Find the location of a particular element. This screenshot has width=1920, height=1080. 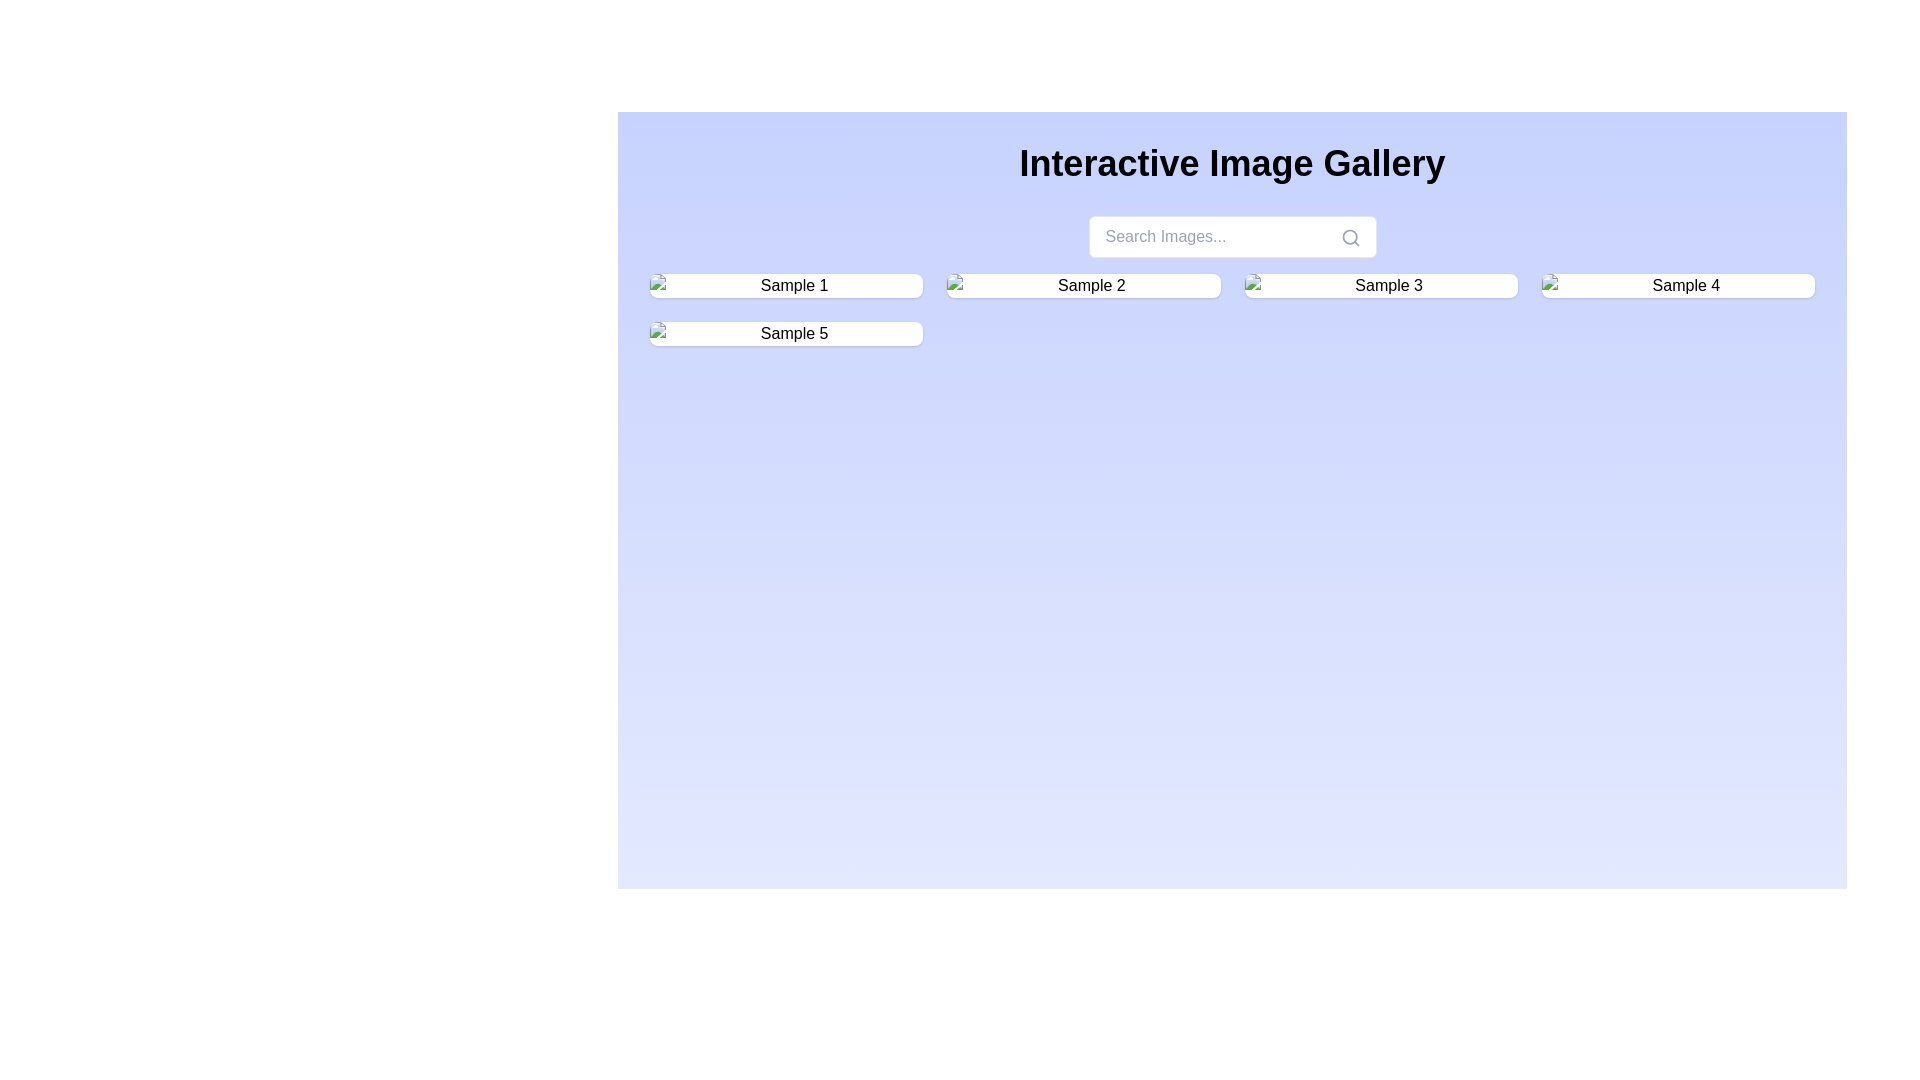

the search button located at the rightmost position inside the 'Search Images...' input field is located at coordinates (1350, 237).